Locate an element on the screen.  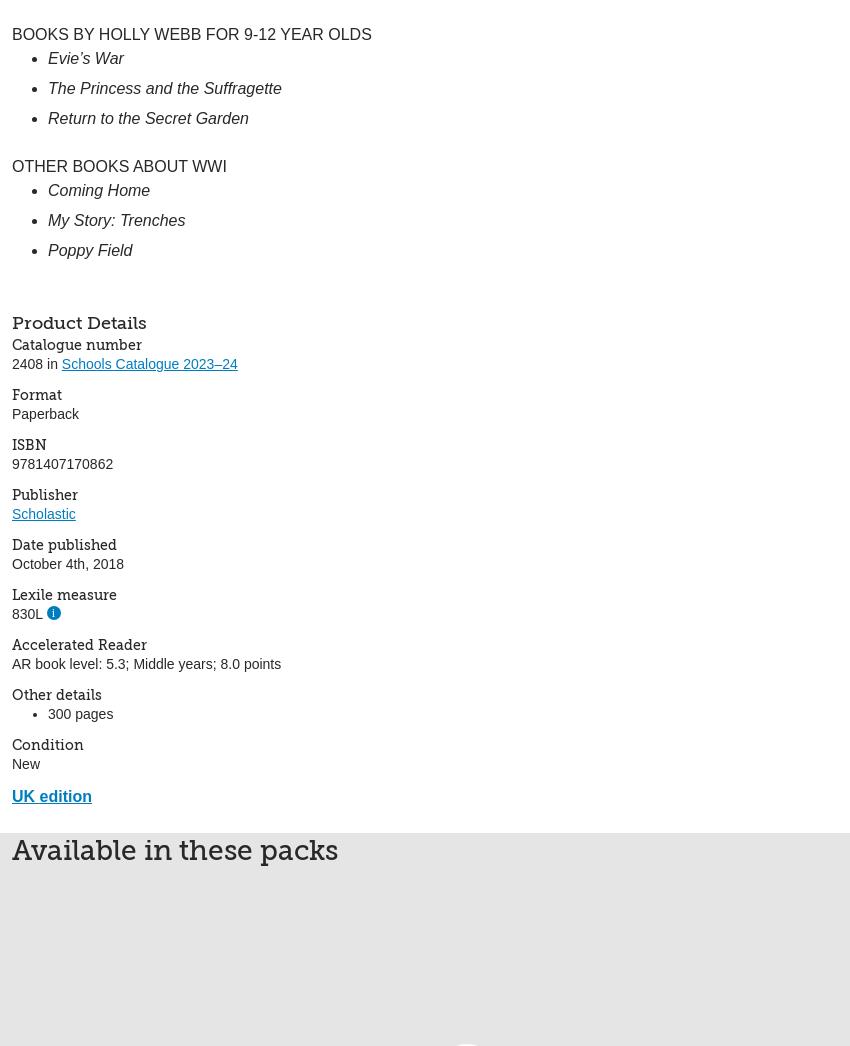
'Date published' is located at coordinates (10, 543).